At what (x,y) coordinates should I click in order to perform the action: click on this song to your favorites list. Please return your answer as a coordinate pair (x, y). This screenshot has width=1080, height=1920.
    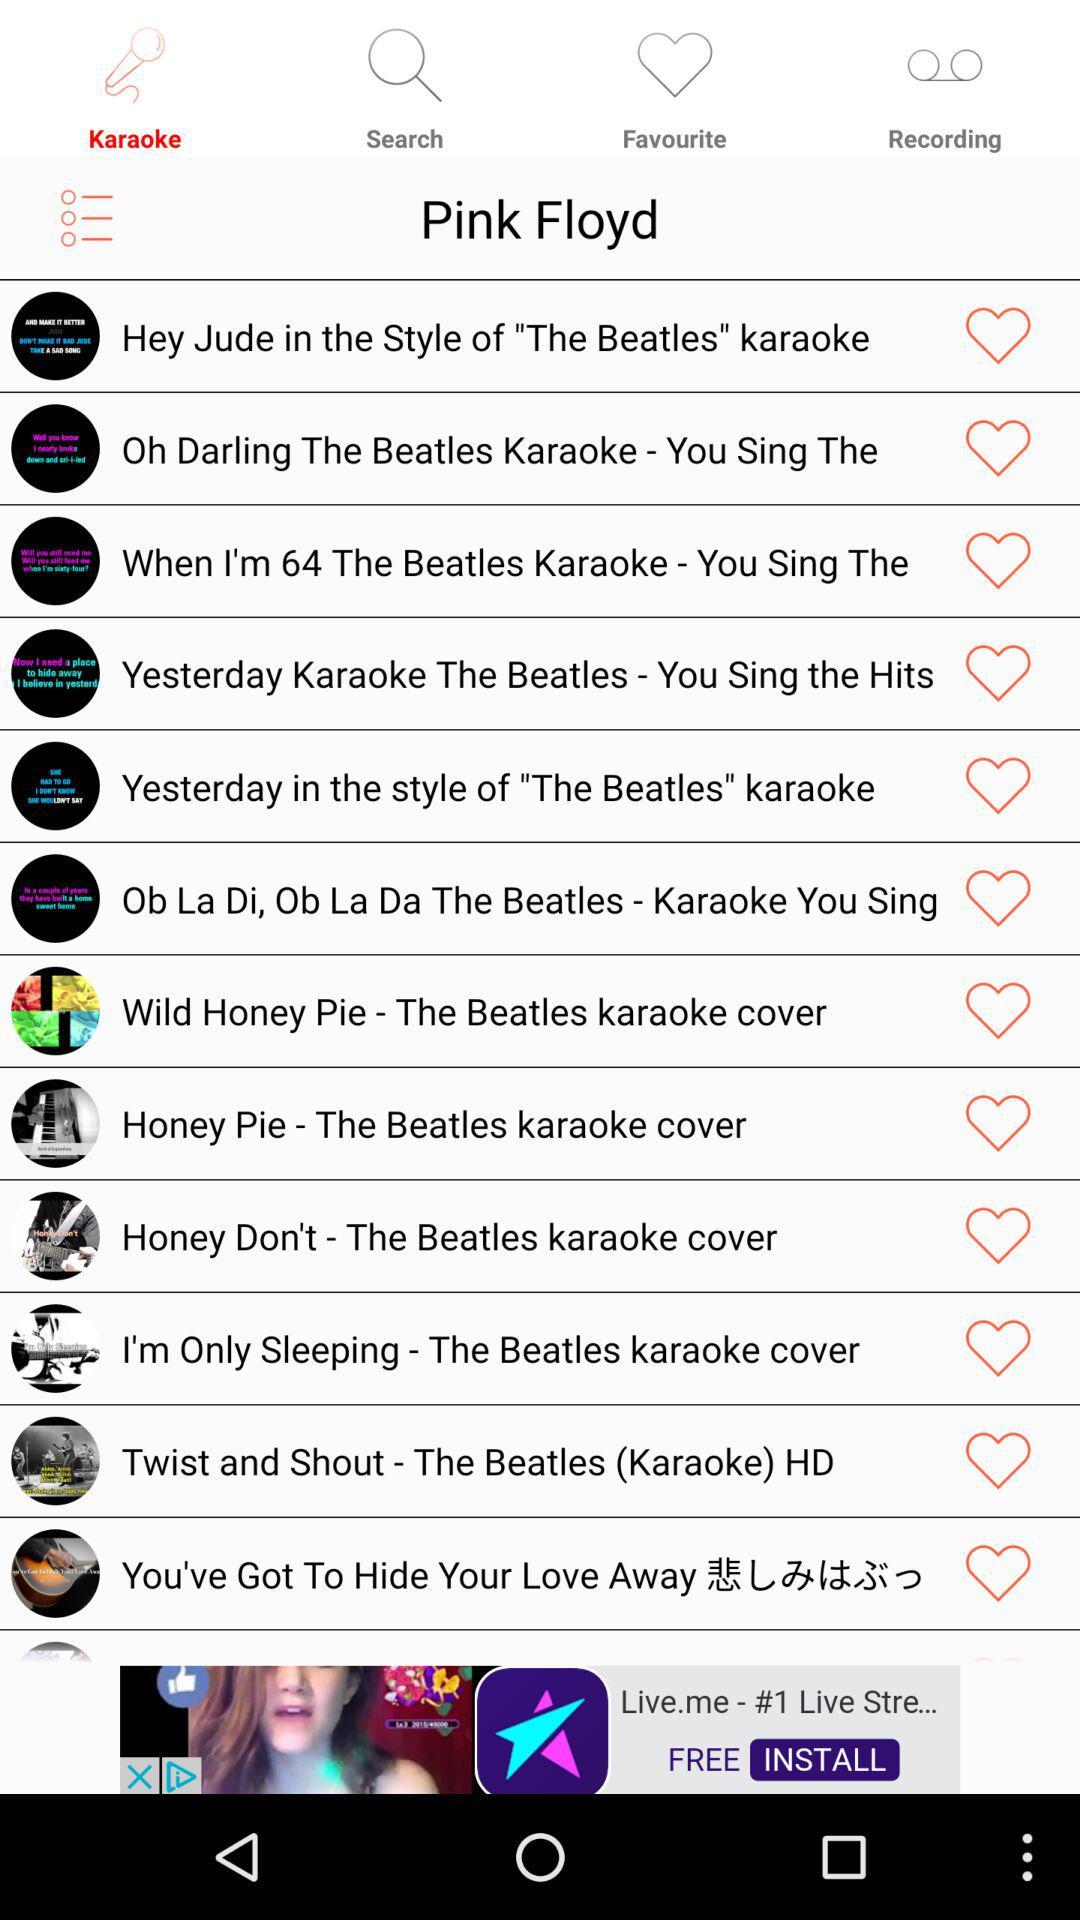
    Looking at the image, I should click on (998, 673).